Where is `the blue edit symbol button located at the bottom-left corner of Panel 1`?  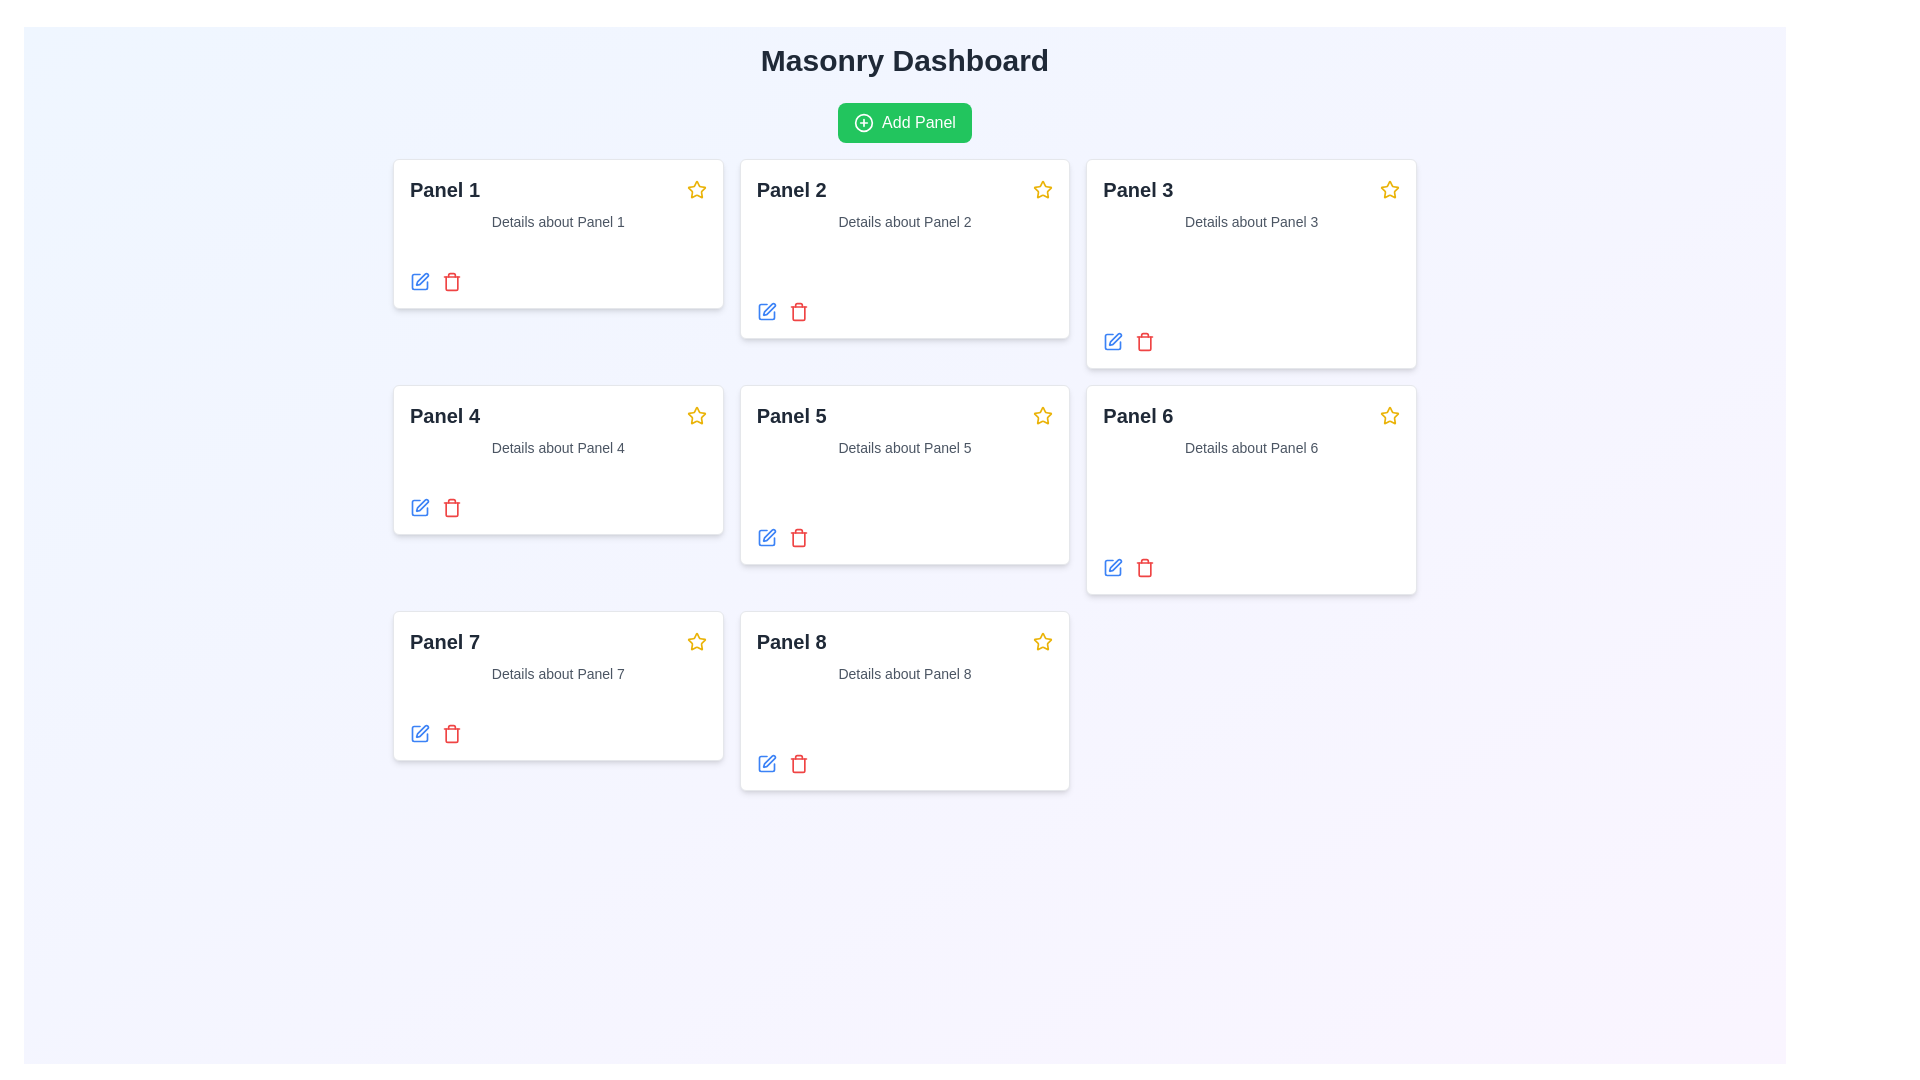 the blue edit symbol button located at the bottom-left corner of Panel 1 is located at coordinates (419, 281).